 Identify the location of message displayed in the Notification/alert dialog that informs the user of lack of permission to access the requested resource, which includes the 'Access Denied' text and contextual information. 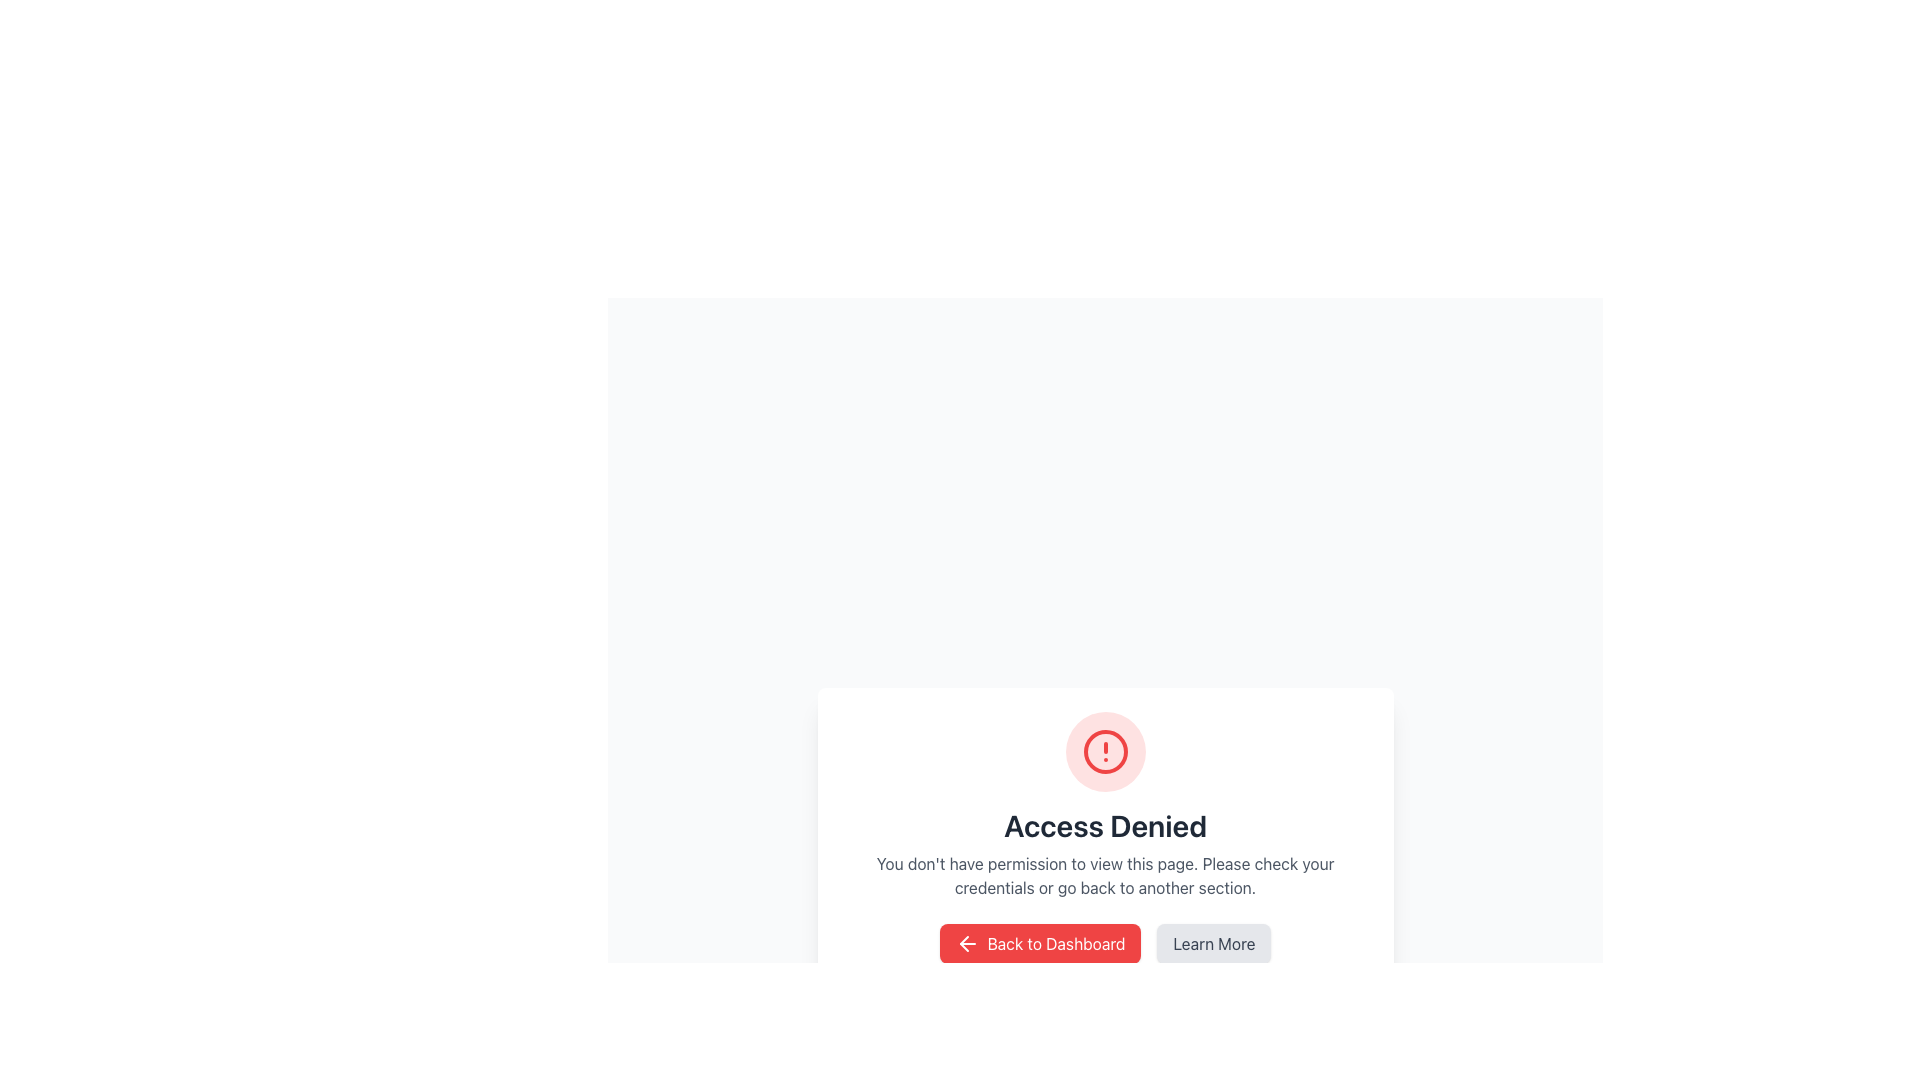
(1104, 837).